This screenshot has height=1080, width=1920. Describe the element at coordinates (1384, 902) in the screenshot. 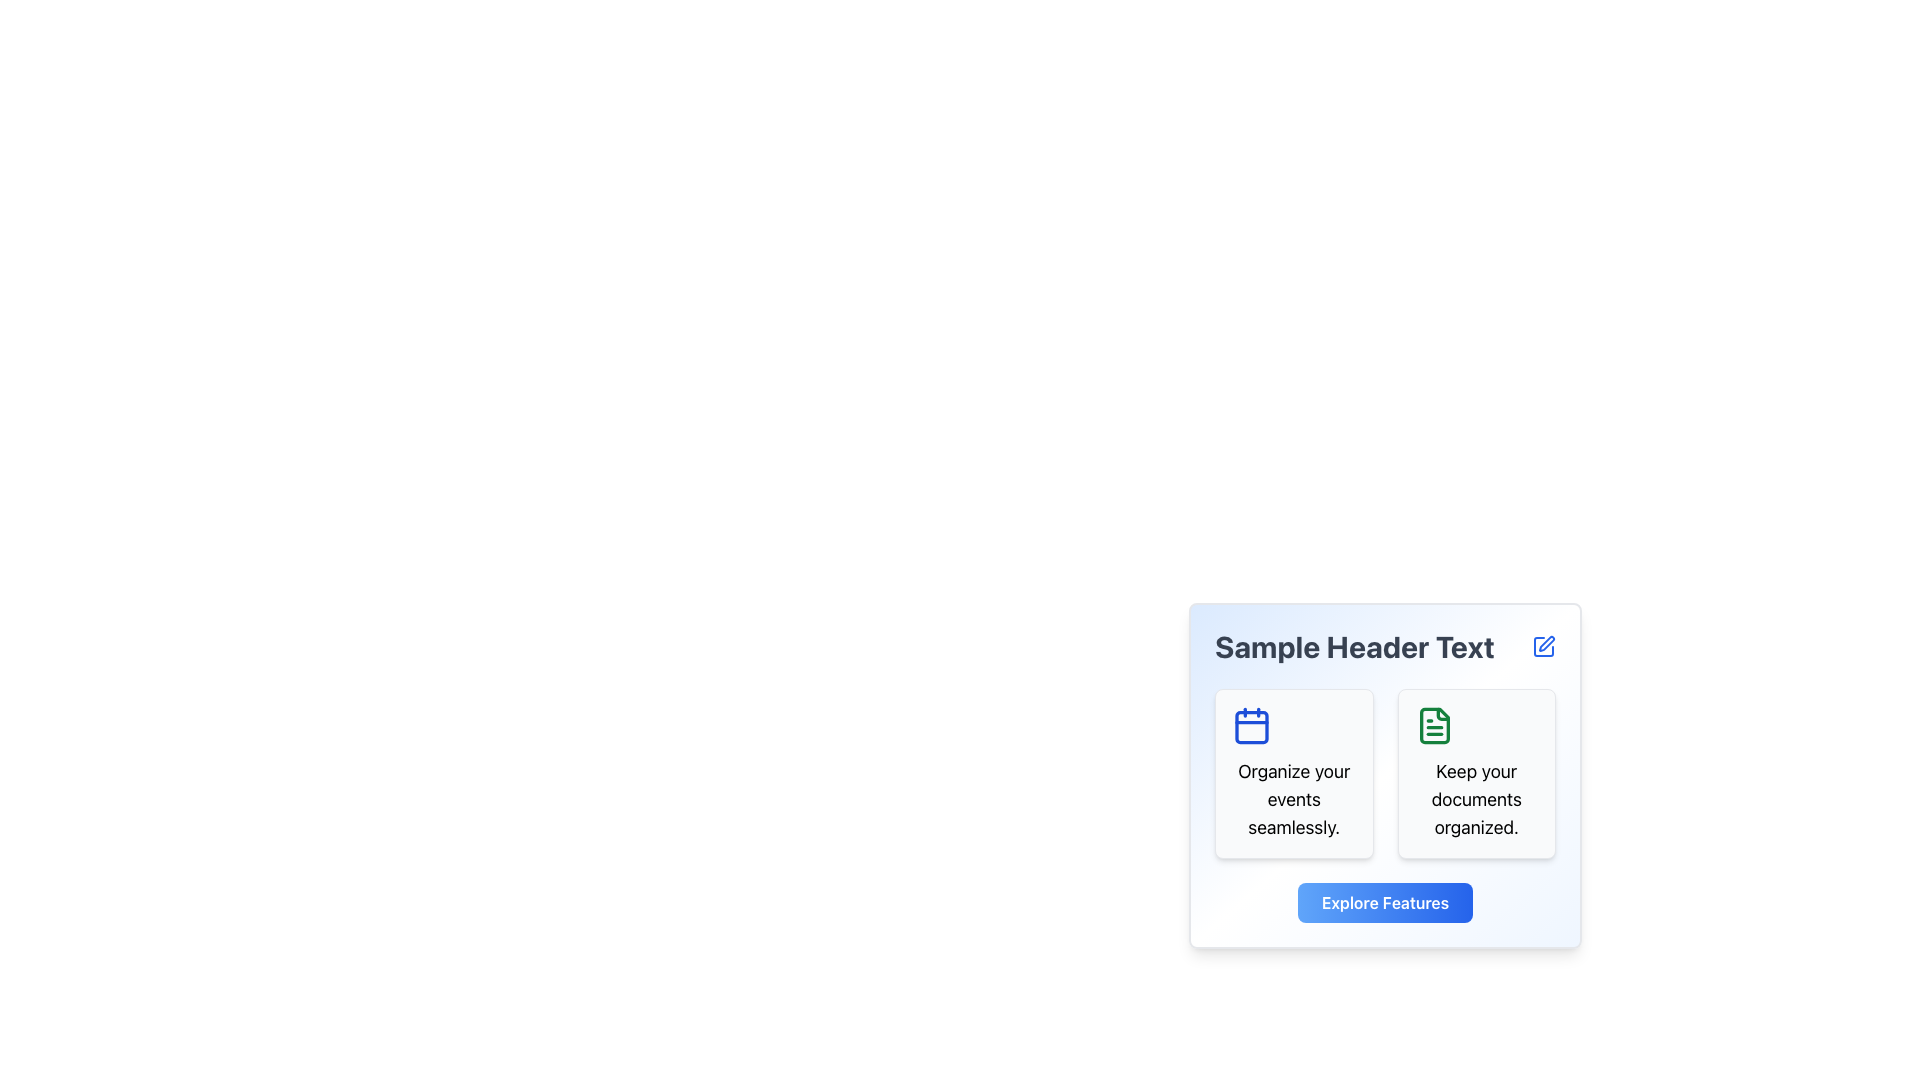

I see `the button located at the bottom-center of the light blue card to enable keyboard interaction for navigating to the features section` at that location.